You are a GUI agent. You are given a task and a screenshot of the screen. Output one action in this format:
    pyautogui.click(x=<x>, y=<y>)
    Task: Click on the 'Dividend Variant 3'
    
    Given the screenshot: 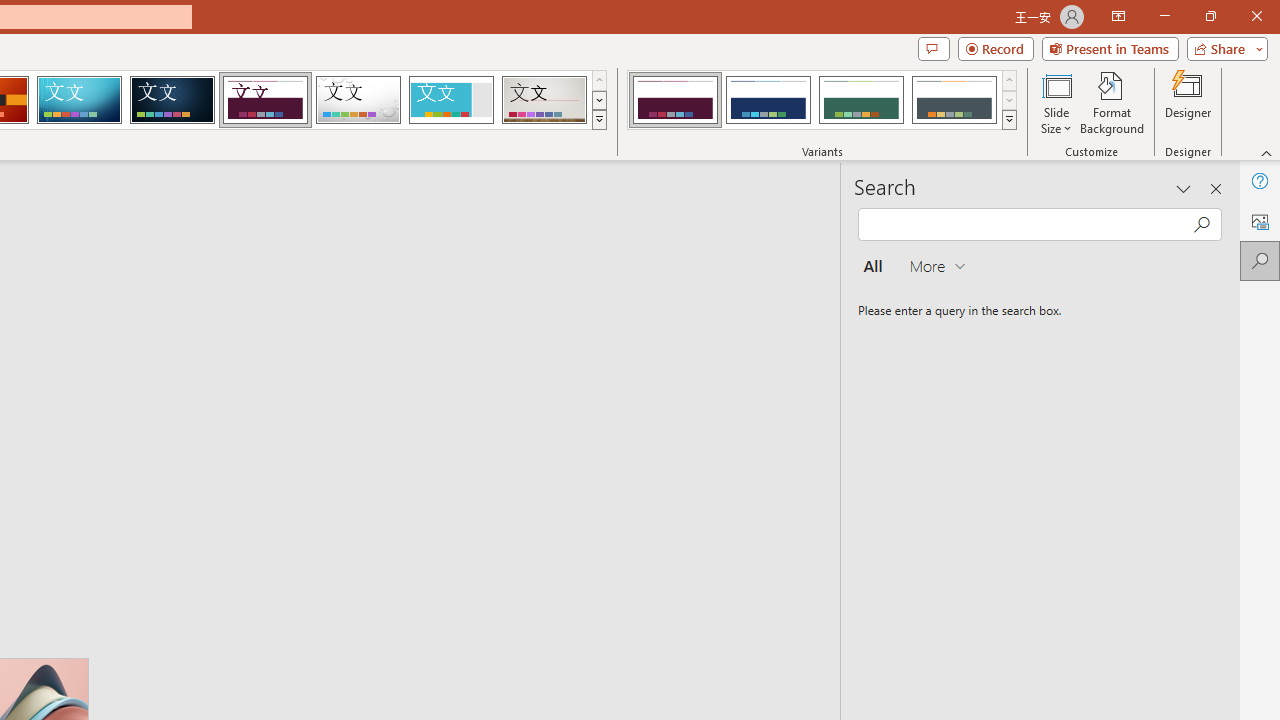 What is the action you would take?
    pyautogui.click(x=861, y=100)
    